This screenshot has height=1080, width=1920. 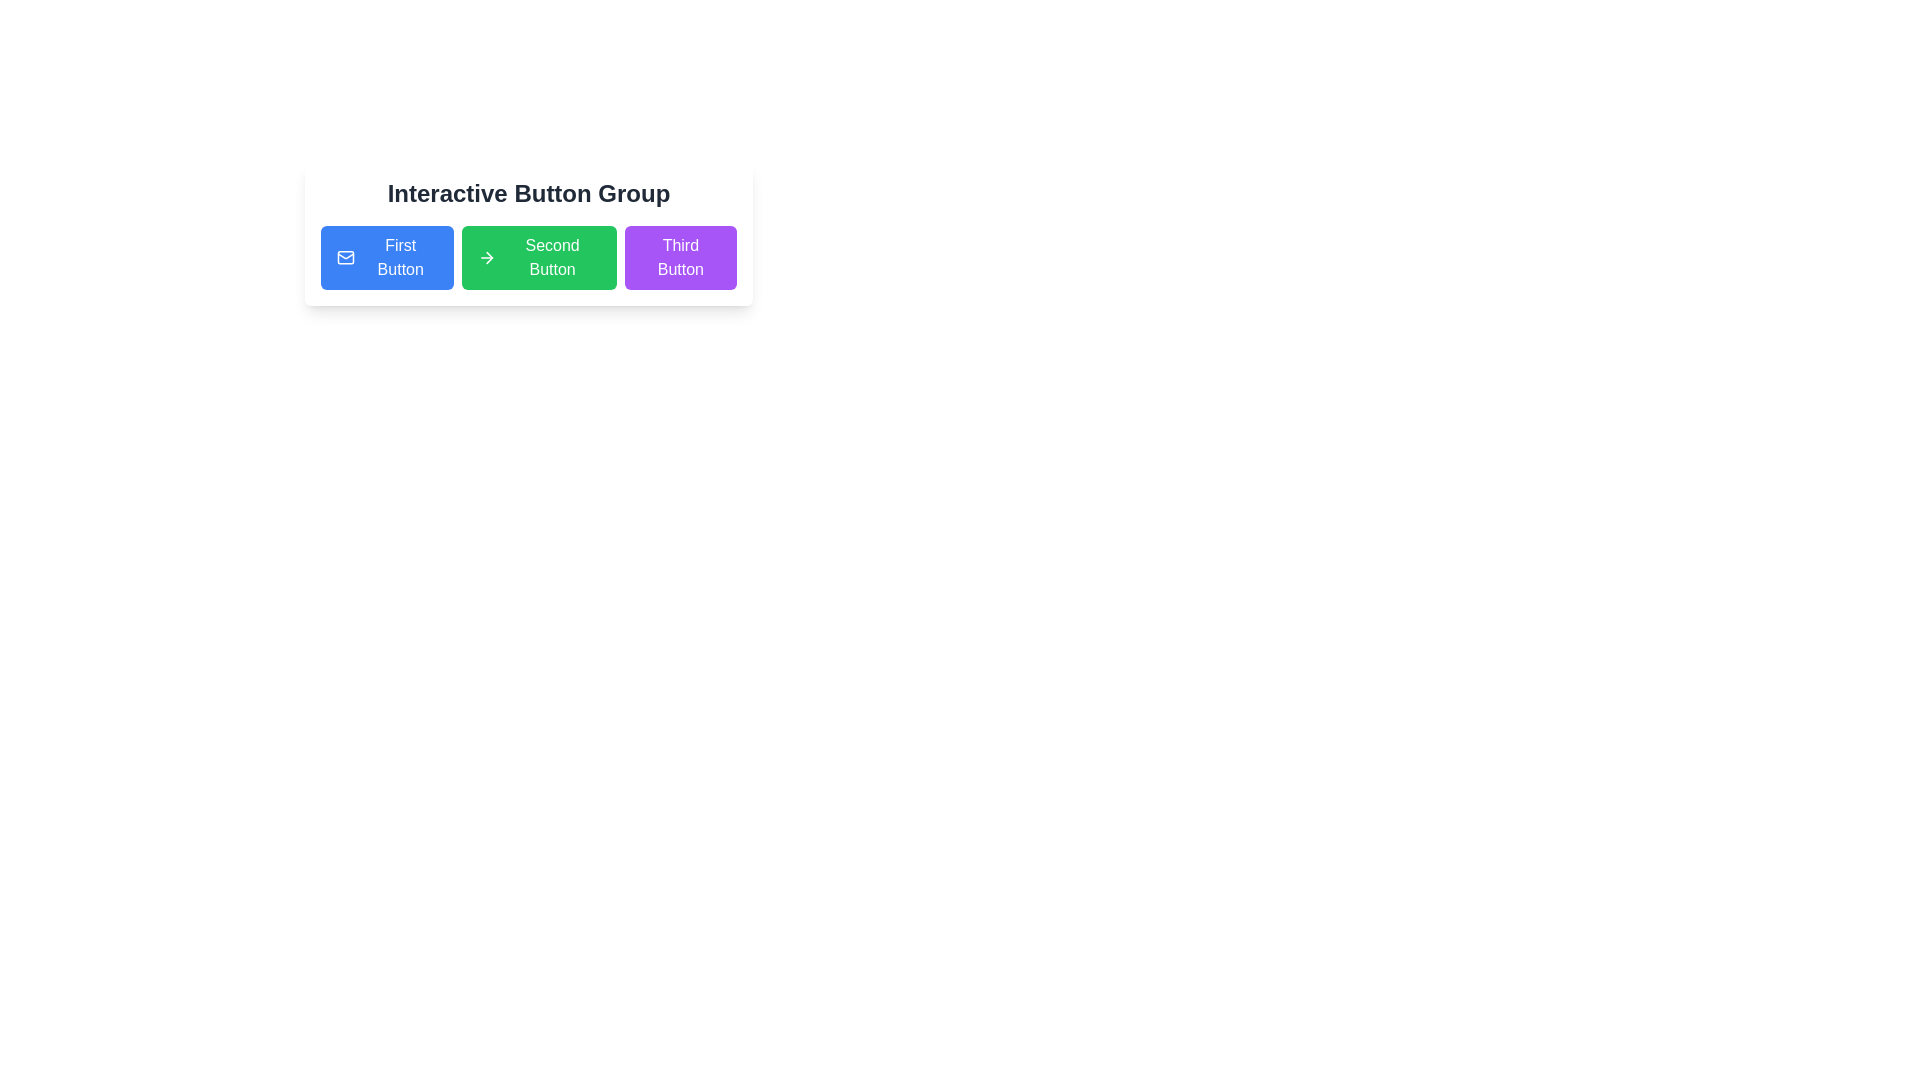 I want to click on the 'First Button' which contains the email-related icon, located in the horizontal button group, so click(x=346, y=257).